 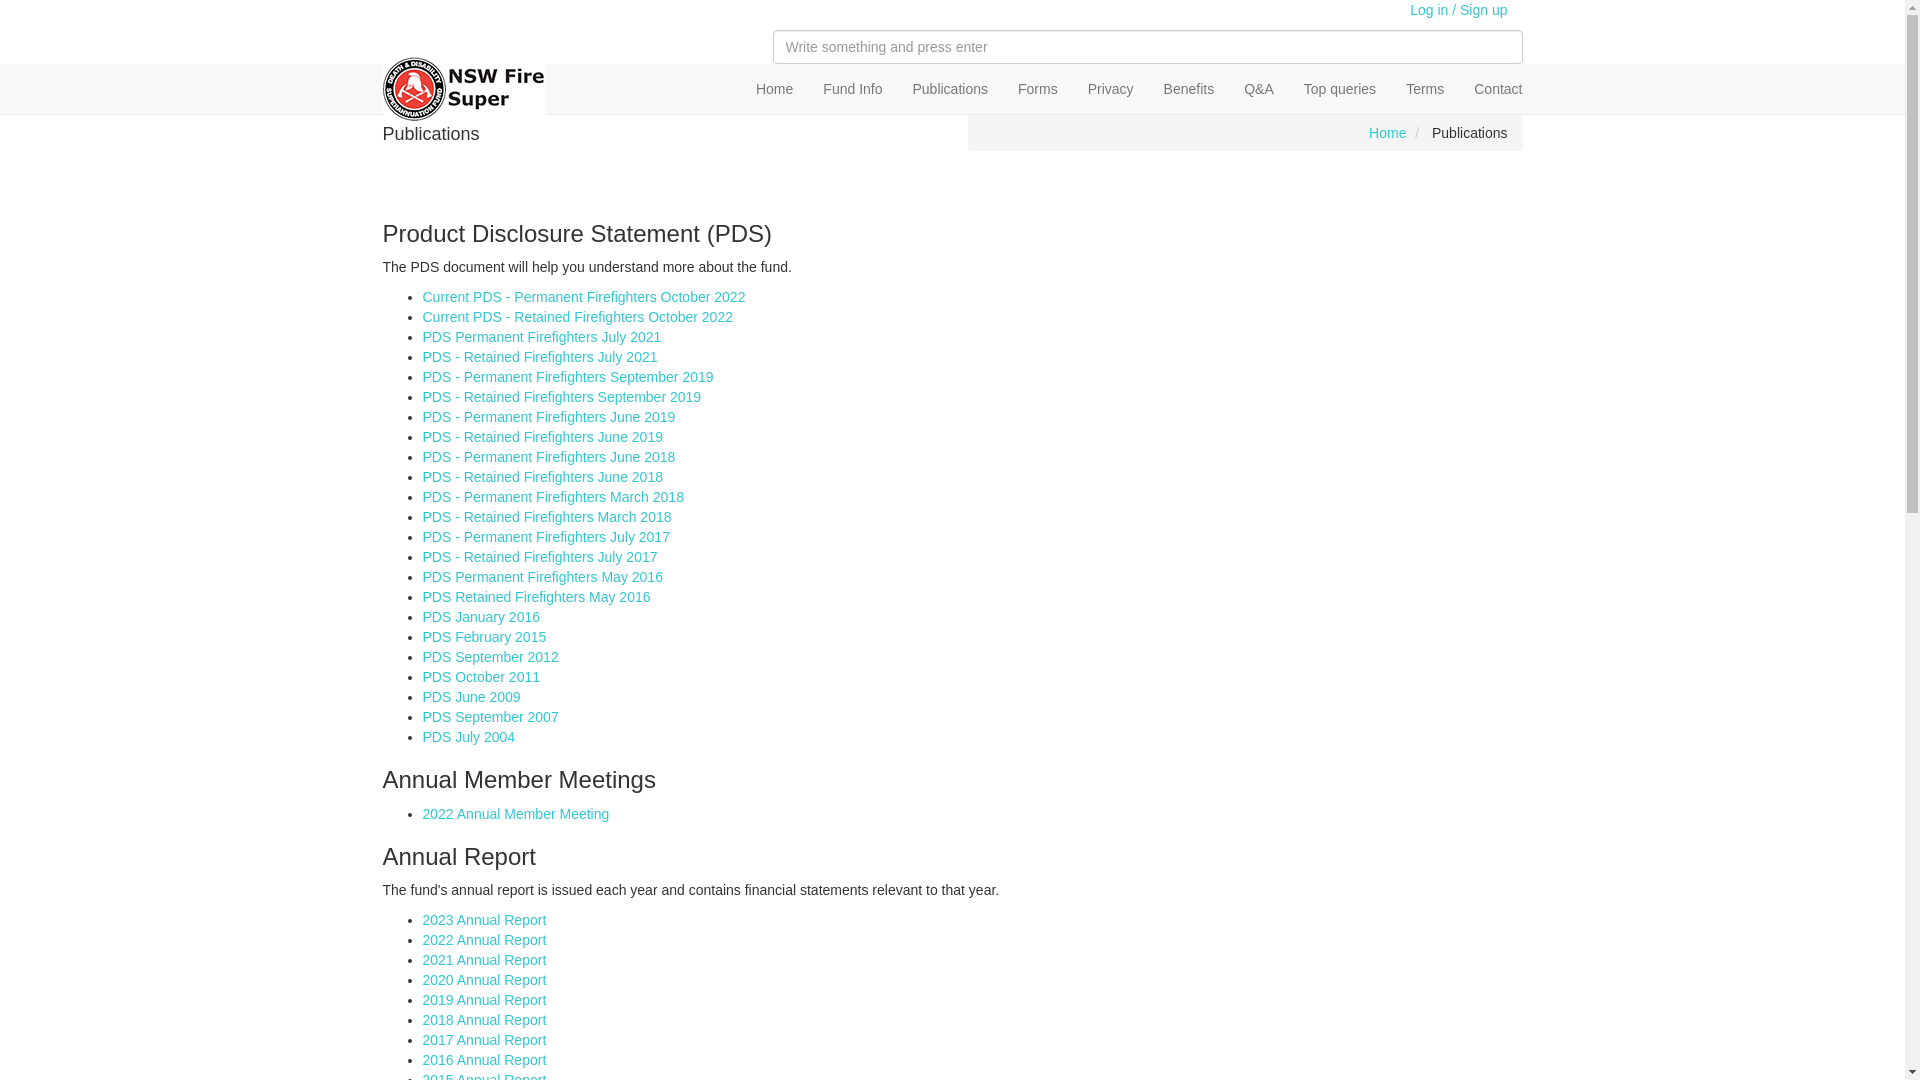 What do you see at coordinates (421, 1059) in the screenshot?
I see `'2016 Annual Report'` at bounding box center [421, 1059].